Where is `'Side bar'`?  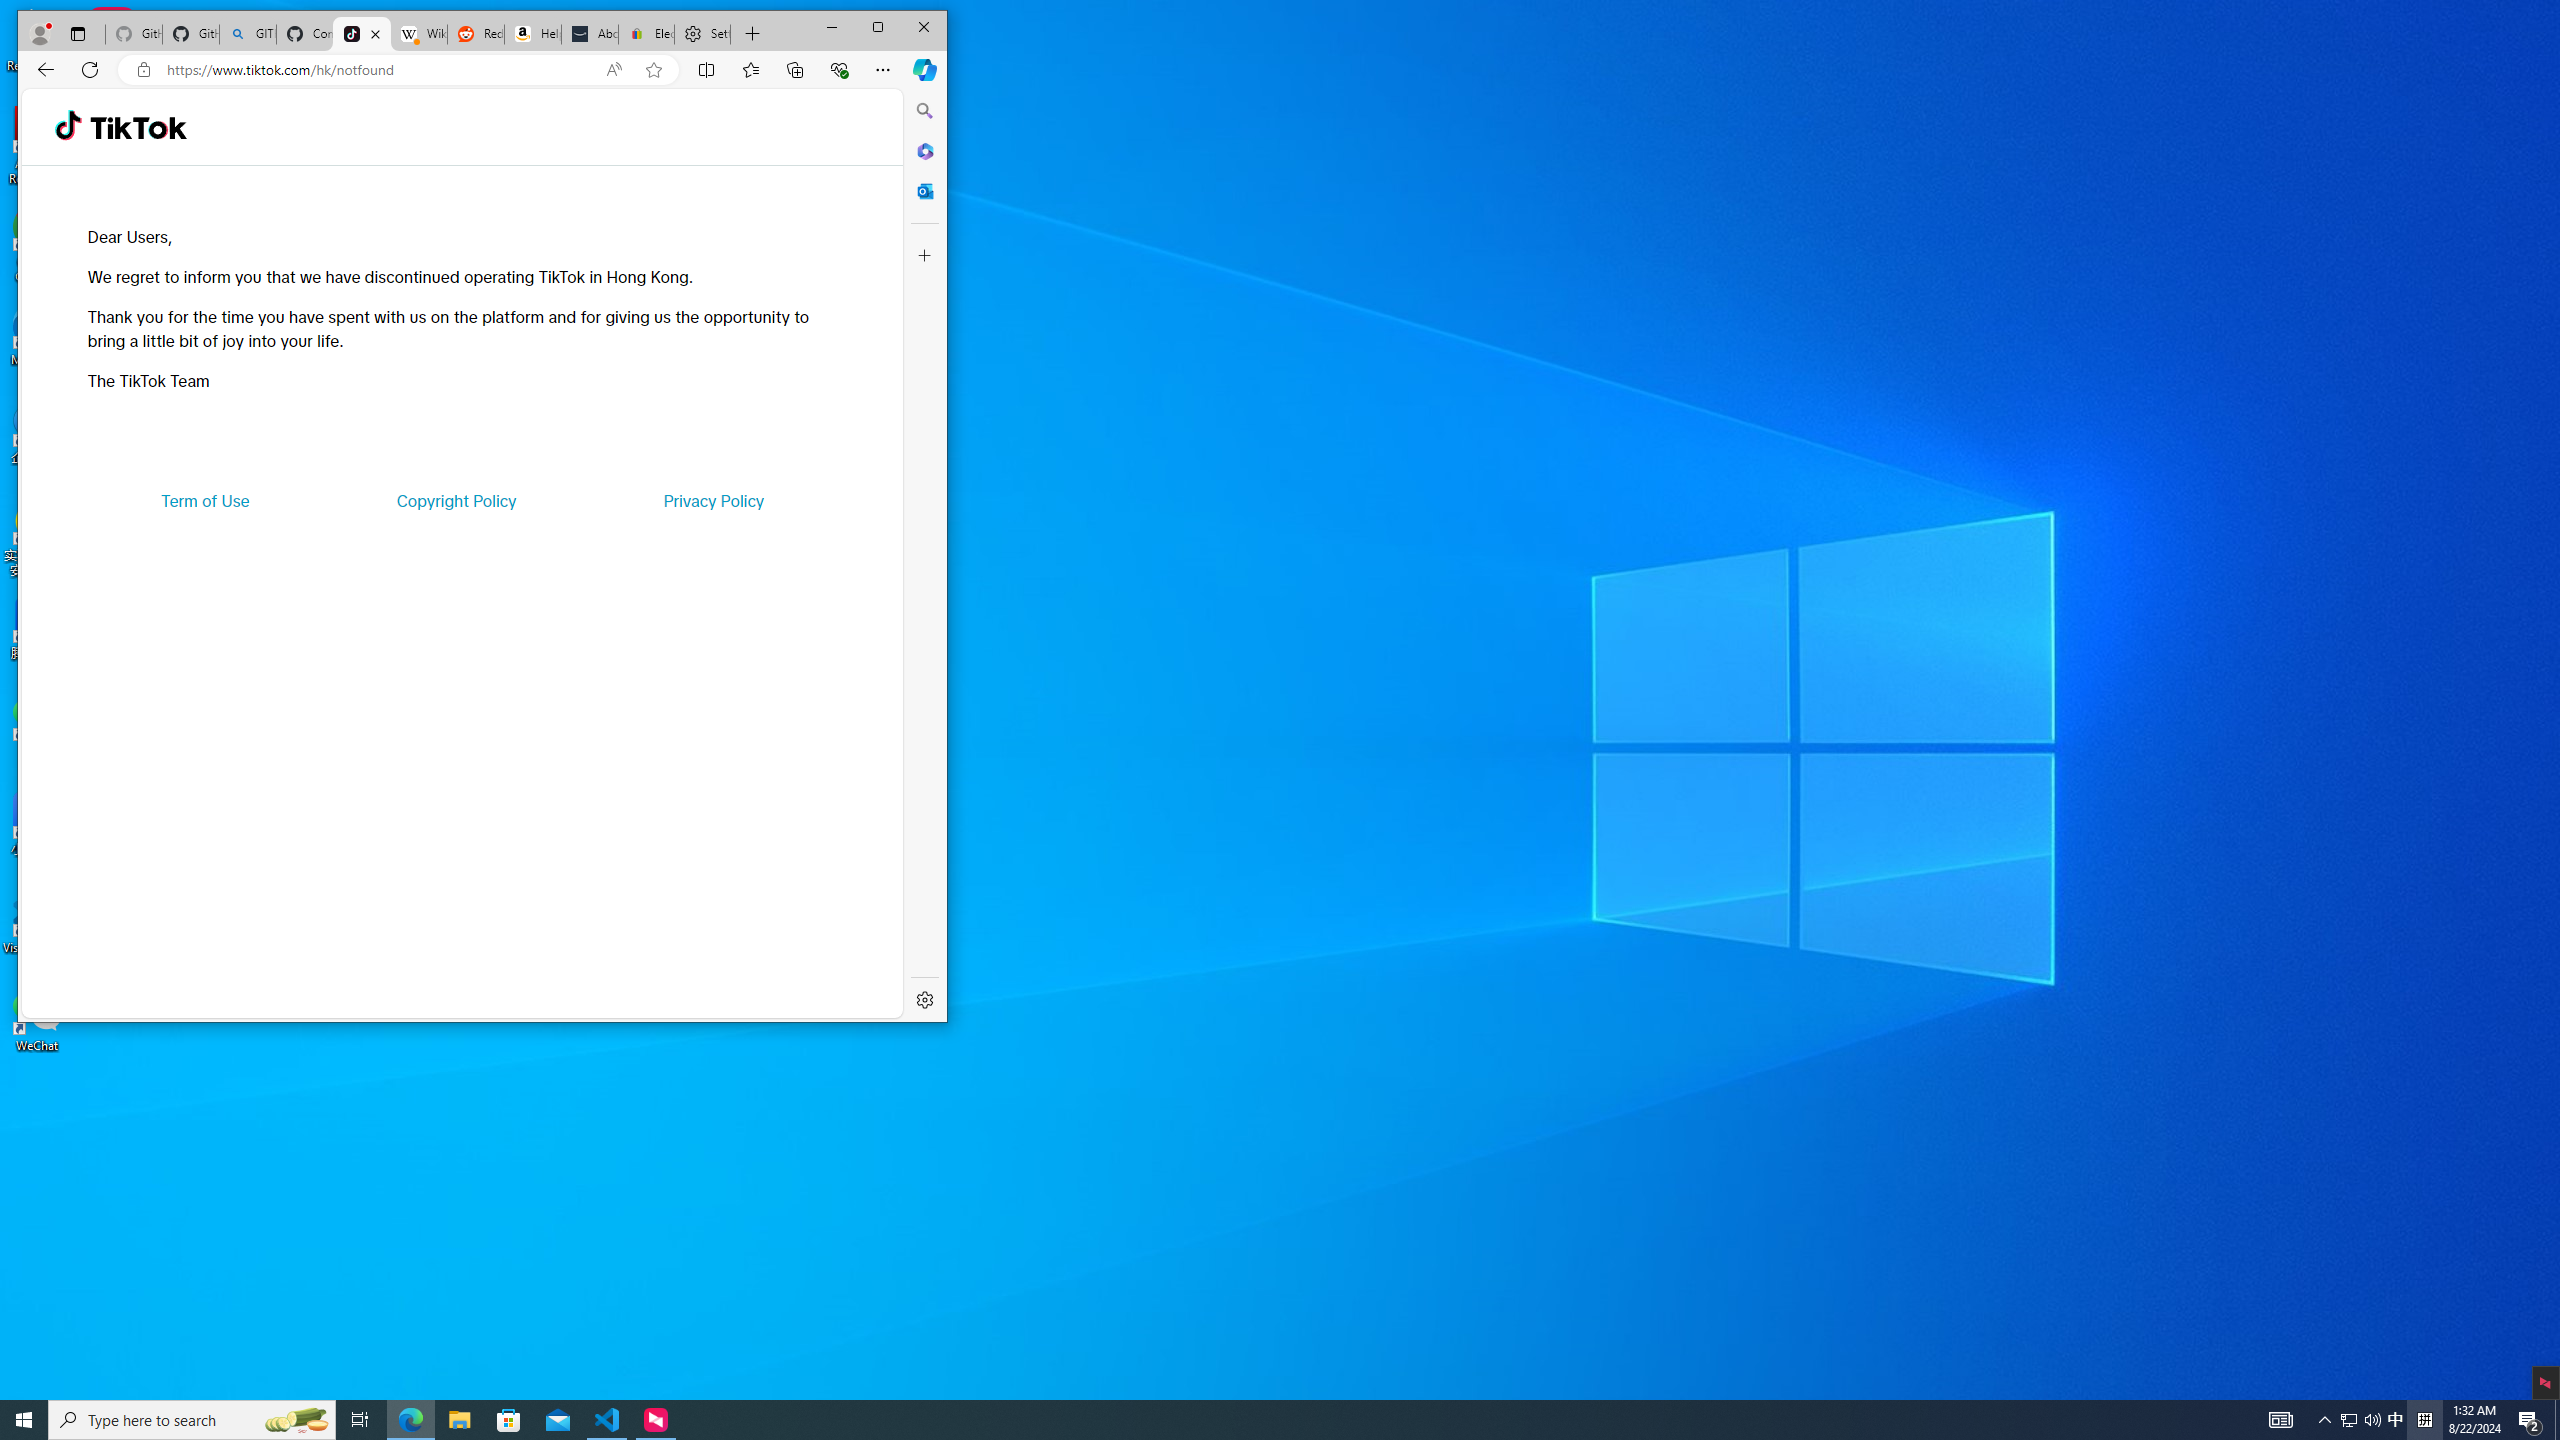
'Side bar' is located at coordinates (925, 555).